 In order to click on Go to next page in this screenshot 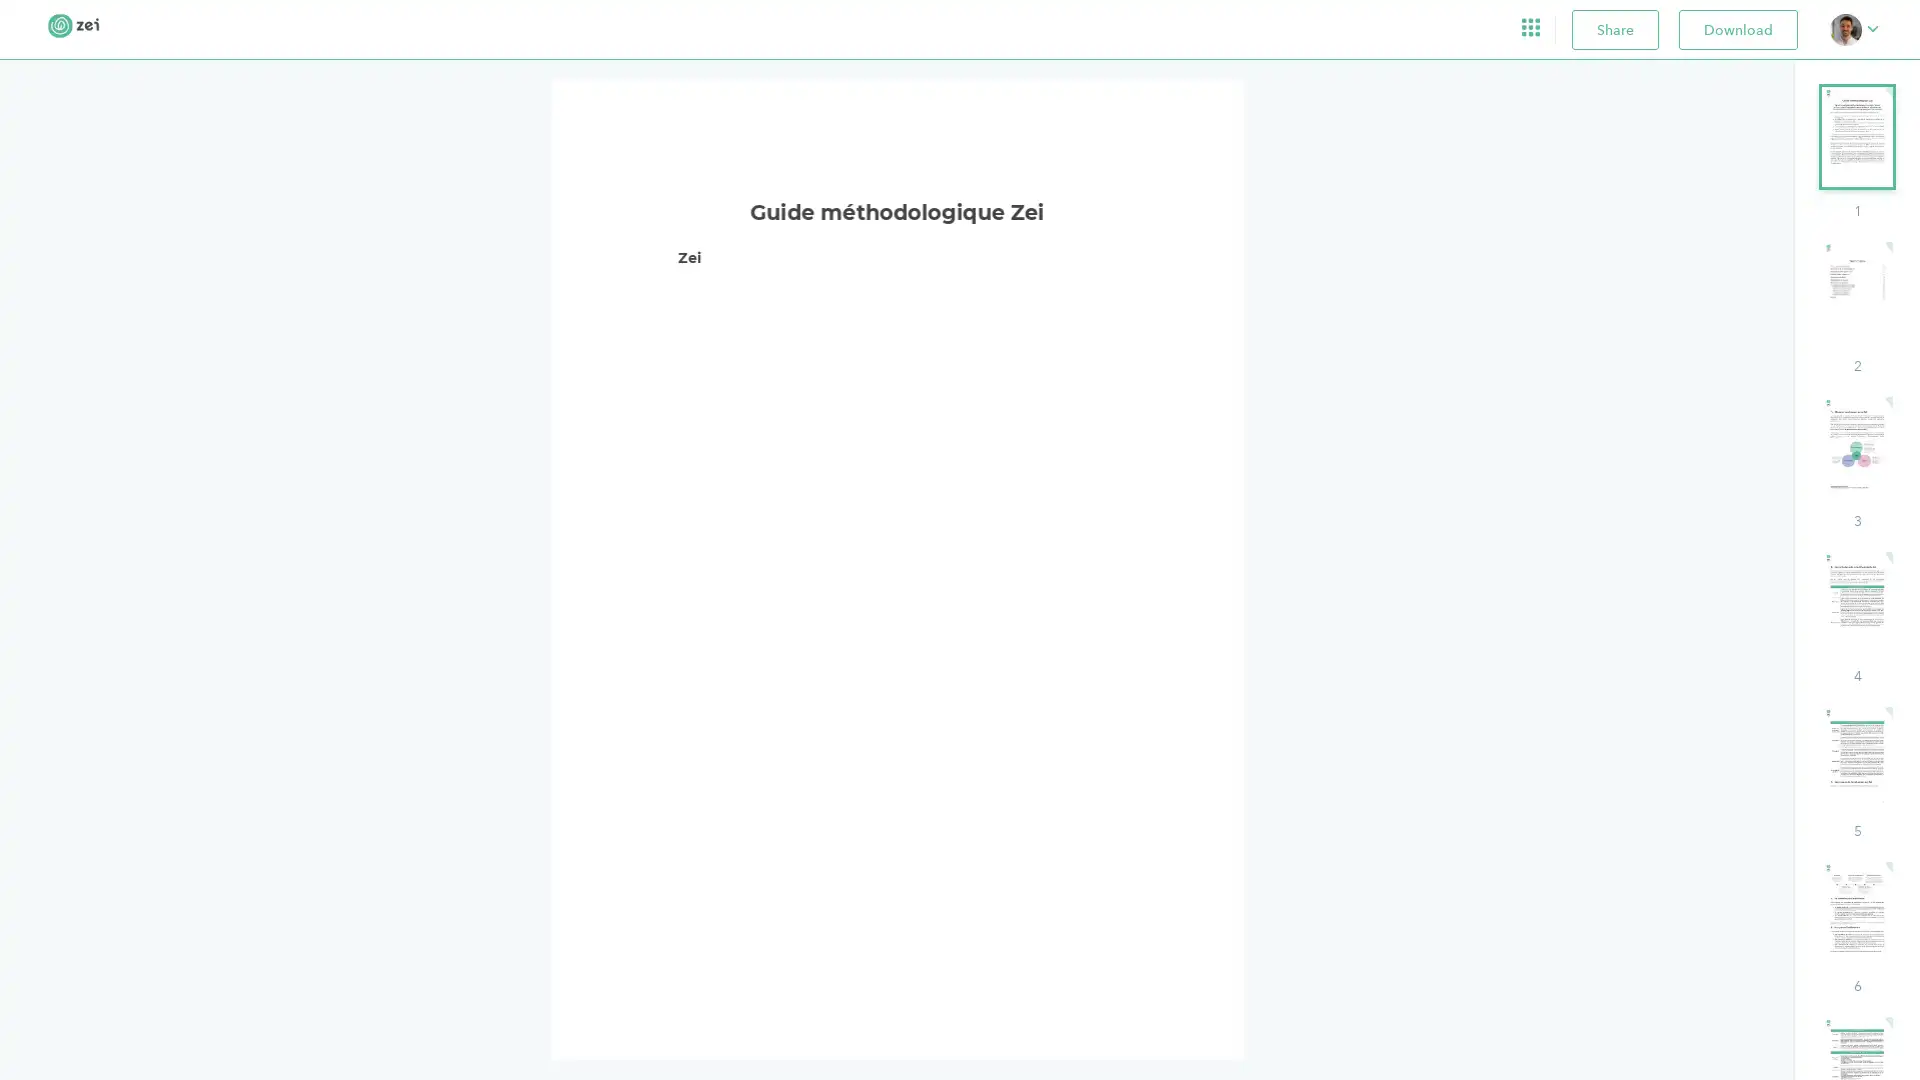, I will do `click(922, 1011)`.